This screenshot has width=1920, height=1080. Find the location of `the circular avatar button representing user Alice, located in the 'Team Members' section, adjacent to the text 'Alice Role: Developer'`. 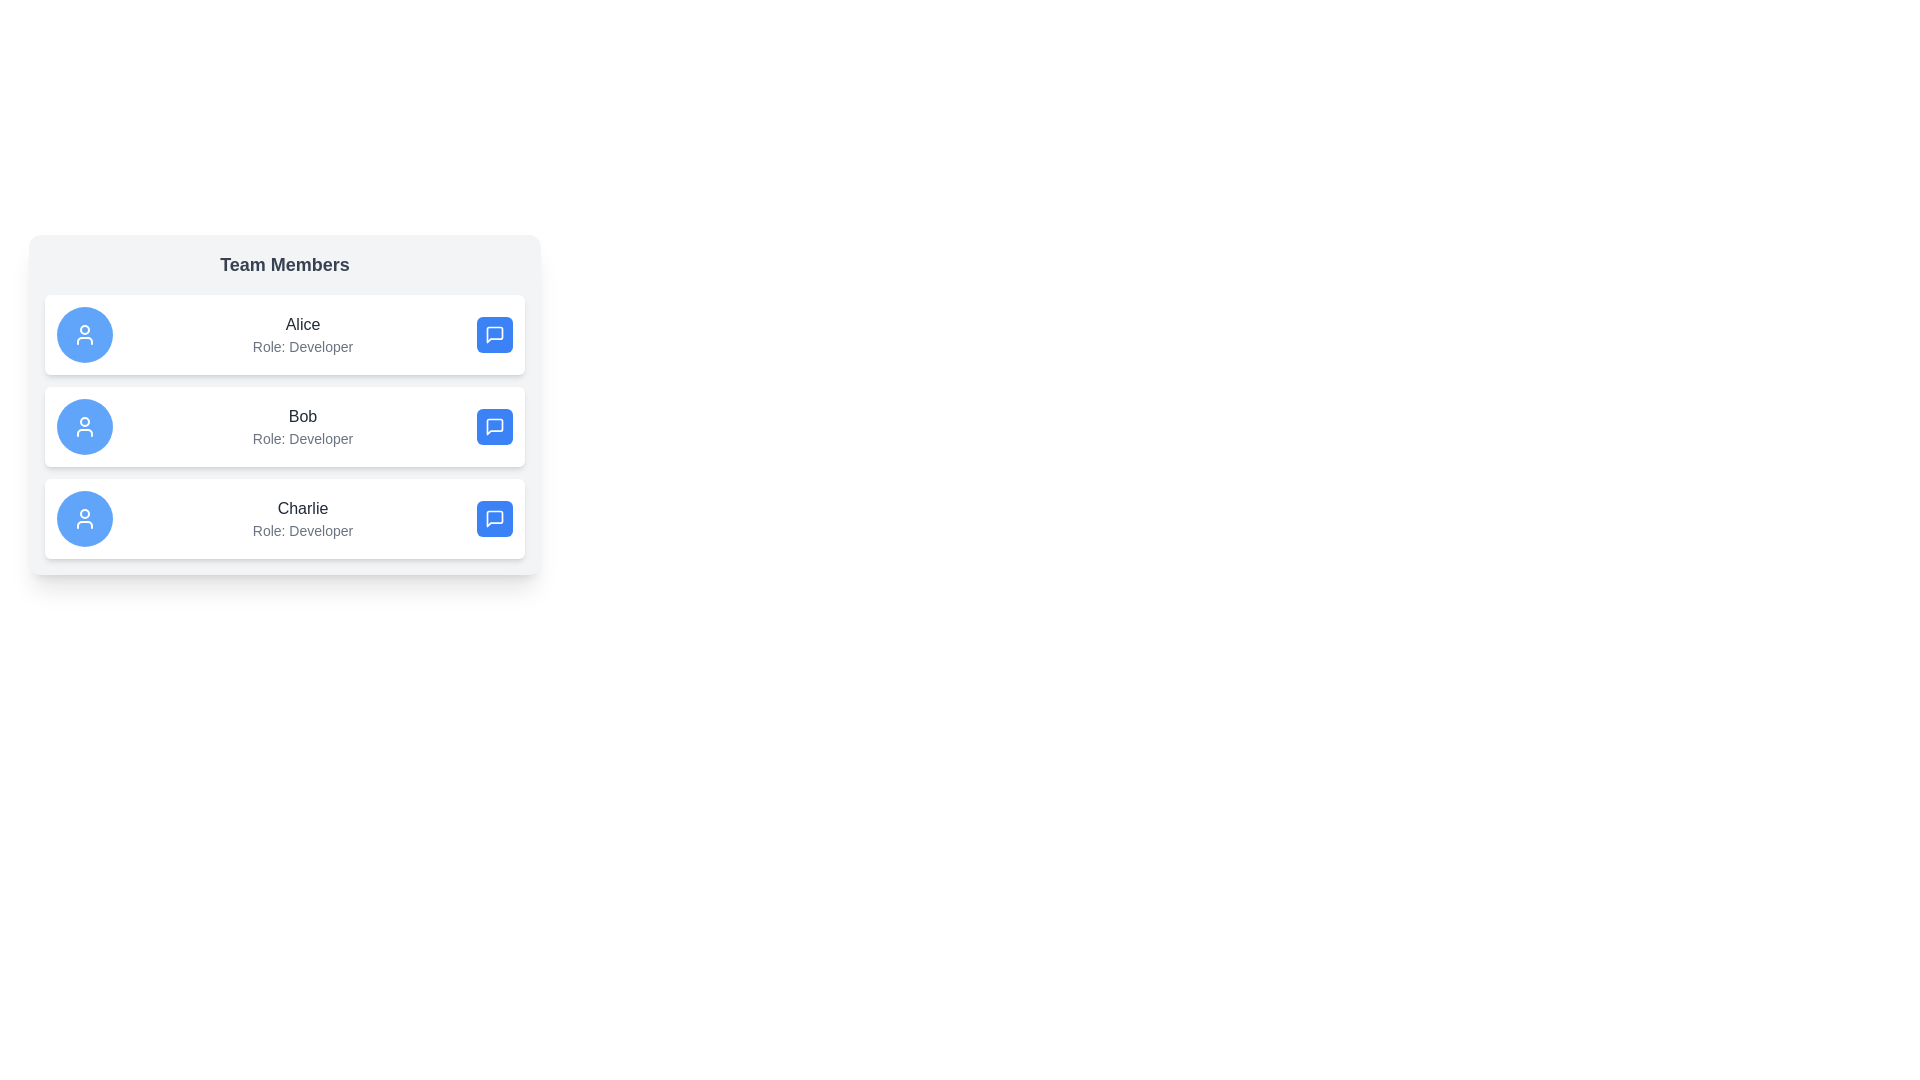

the circular avatar button representing user Alice, located in the 'Team Members' section, adjacent to the text 'Alice Role: Developer' is located at coordinates (84, 334).